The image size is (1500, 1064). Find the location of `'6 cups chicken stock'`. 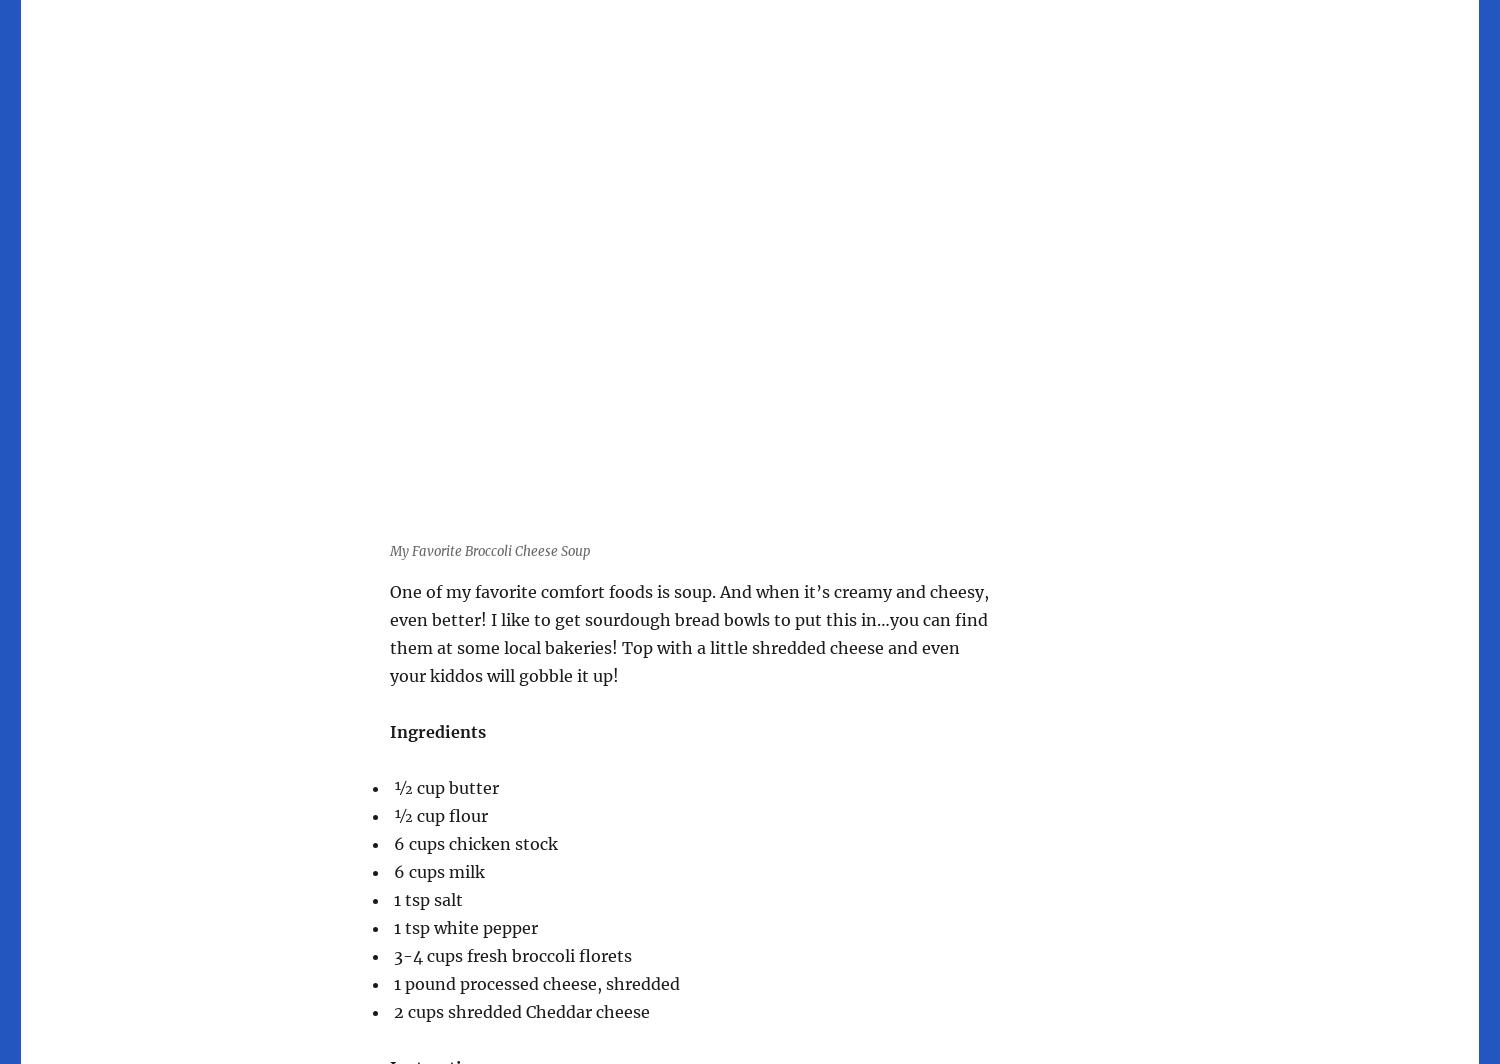

'6 cups chicken stock' is located at coordinates (473, 843).